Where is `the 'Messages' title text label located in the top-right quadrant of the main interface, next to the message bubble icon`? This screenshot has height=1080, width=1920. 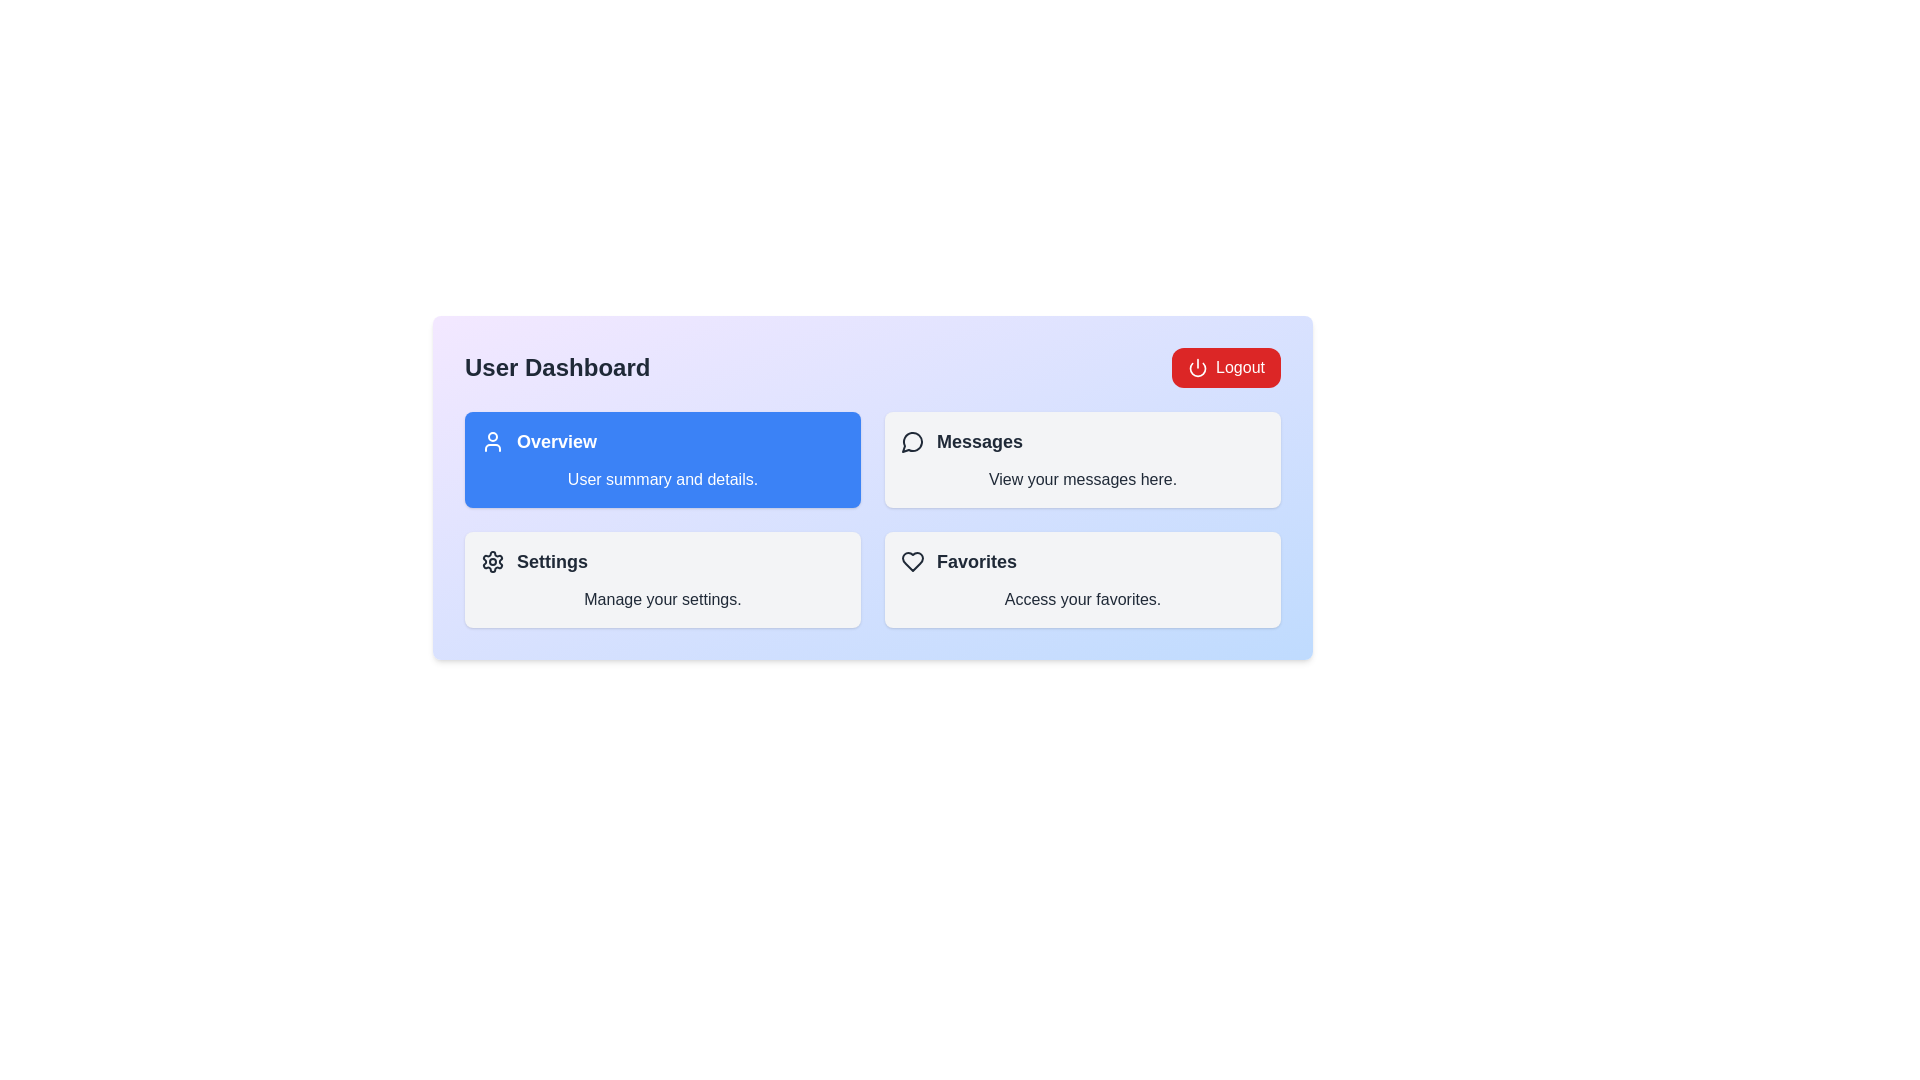 the 'Messages' title text label located in the top-right quadrant of the main interface, next to the message bubble icon is located at coordinates (979, 441).